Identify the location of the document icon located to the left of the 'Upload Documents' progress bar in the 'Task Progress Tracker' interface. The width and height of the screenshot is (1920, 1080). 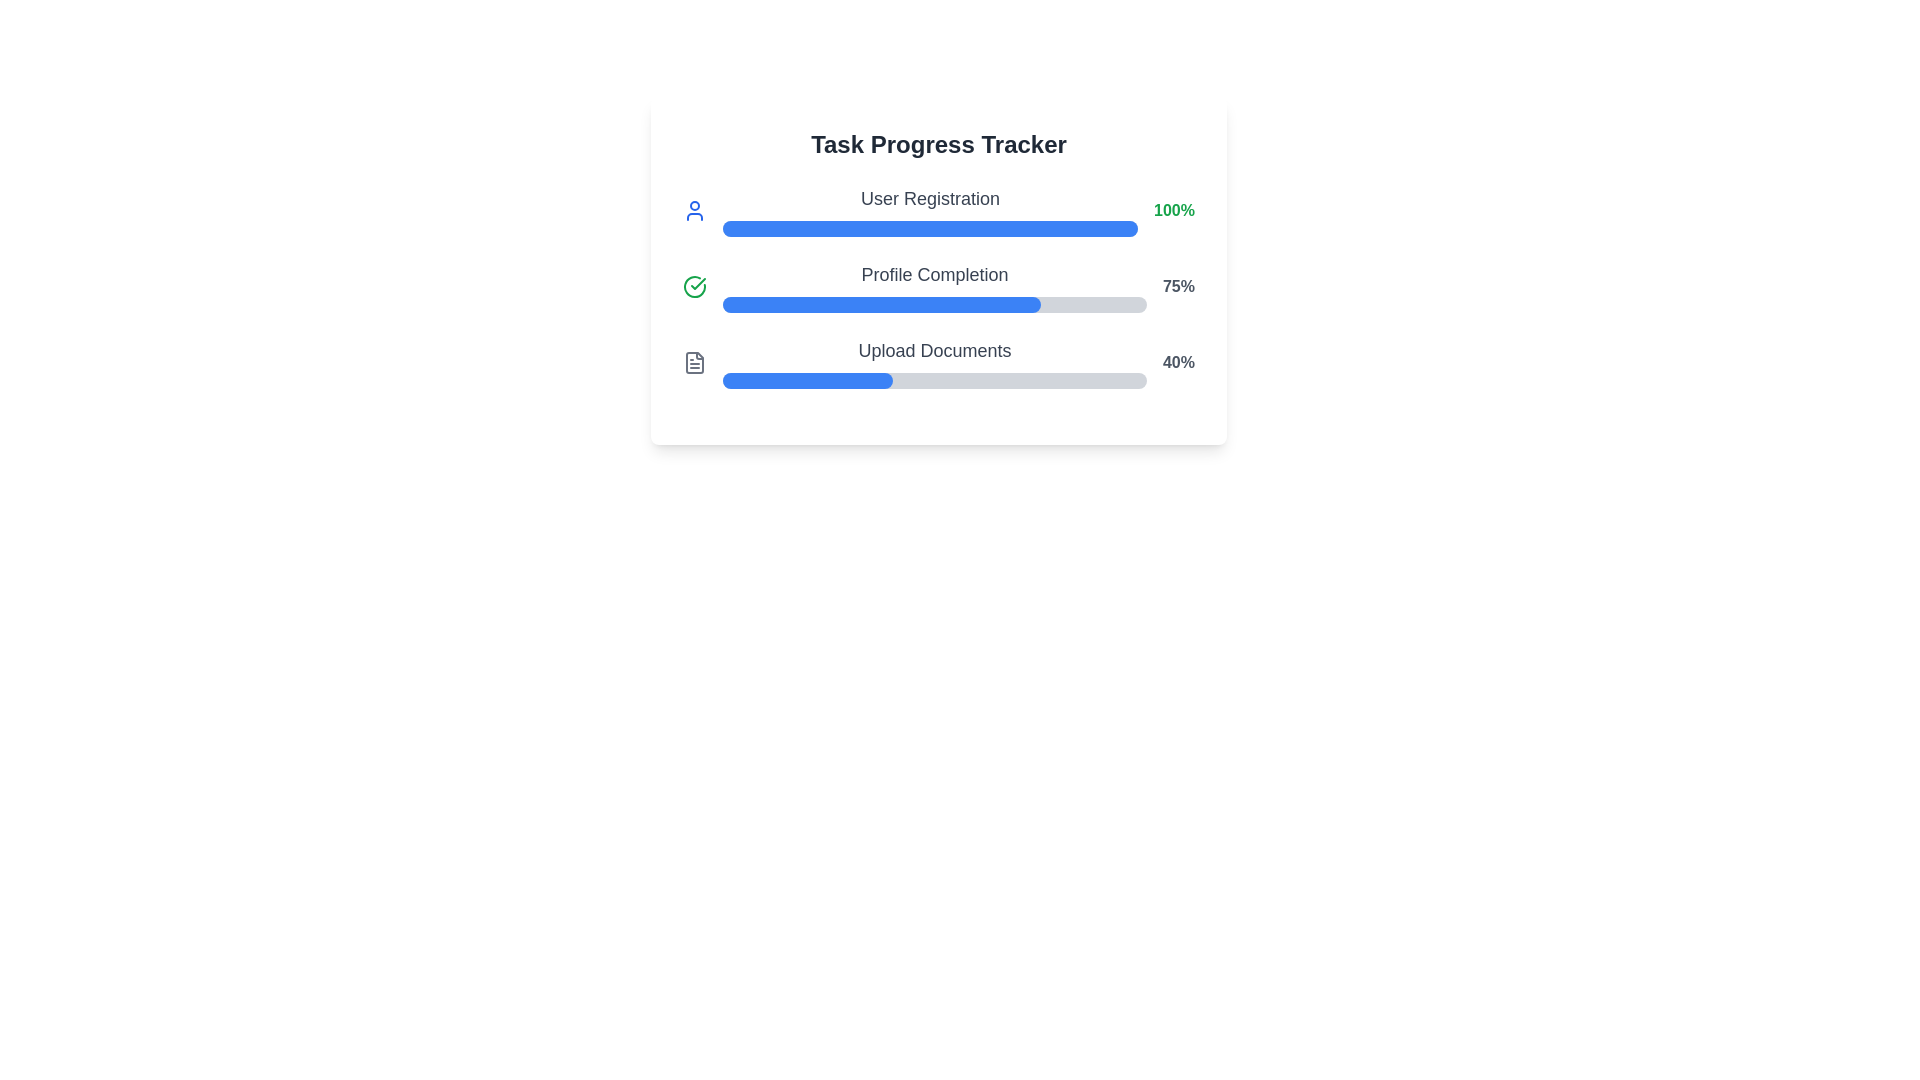
(695, 362).